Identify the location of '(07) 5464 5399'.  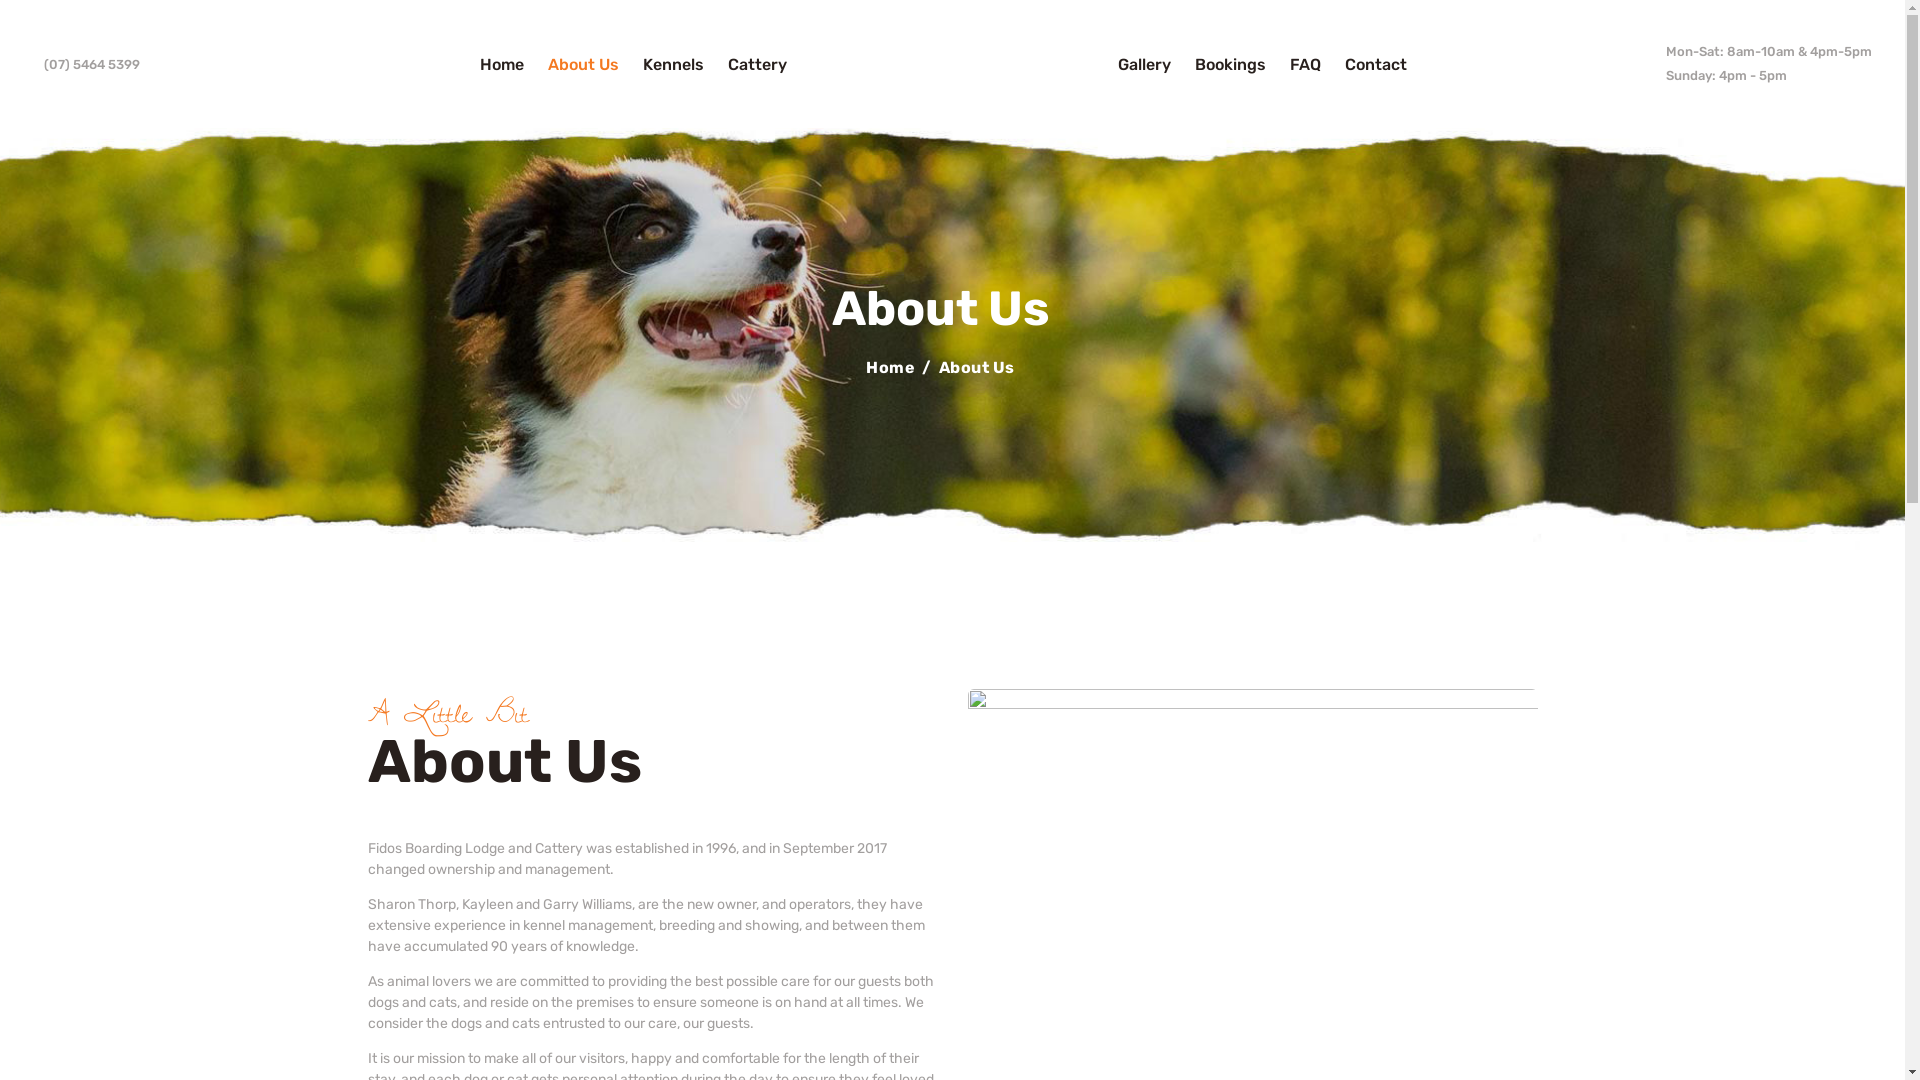
(85, 63).